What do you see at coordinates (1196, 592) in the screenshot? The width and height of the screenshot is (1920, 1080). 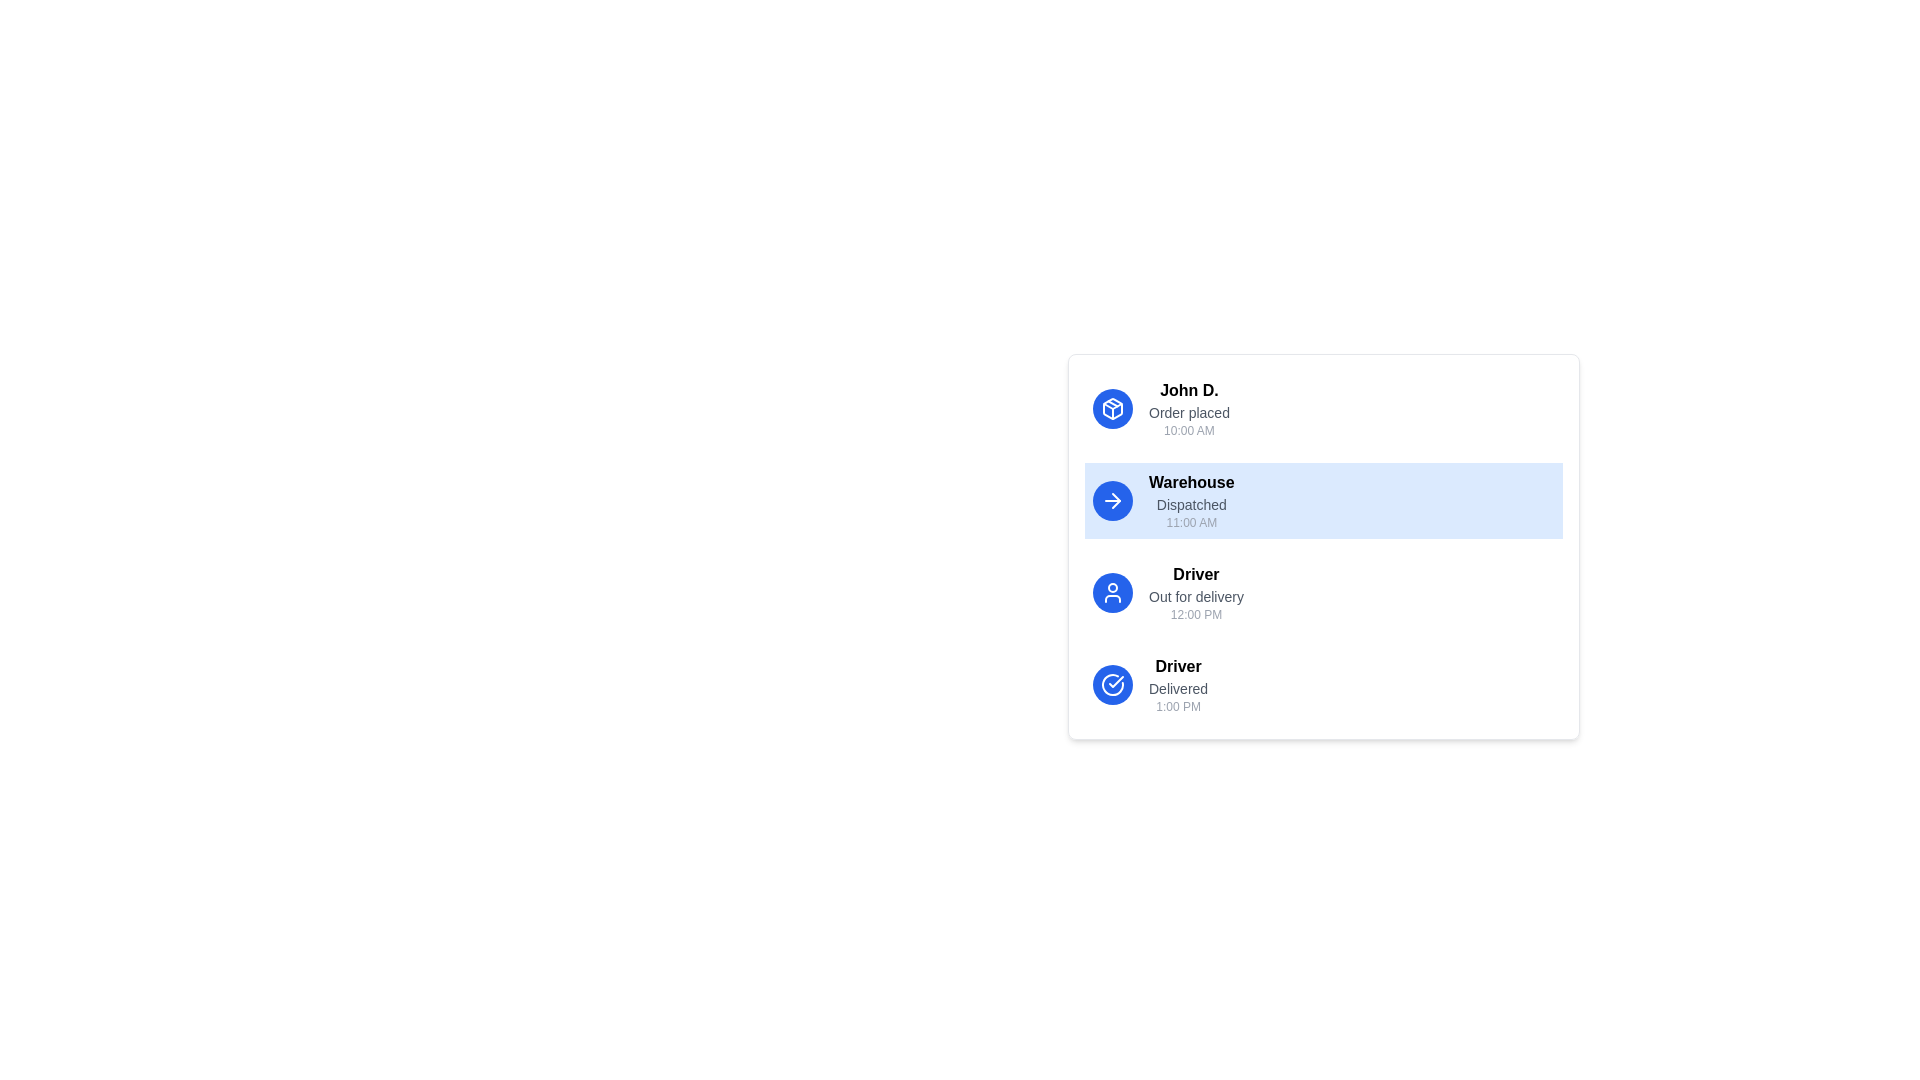 I see `the text block displaying 'Driver', which has 'Out for delivery' and a timestamp '12:00 PM'` at bounding box center [1196, 592].